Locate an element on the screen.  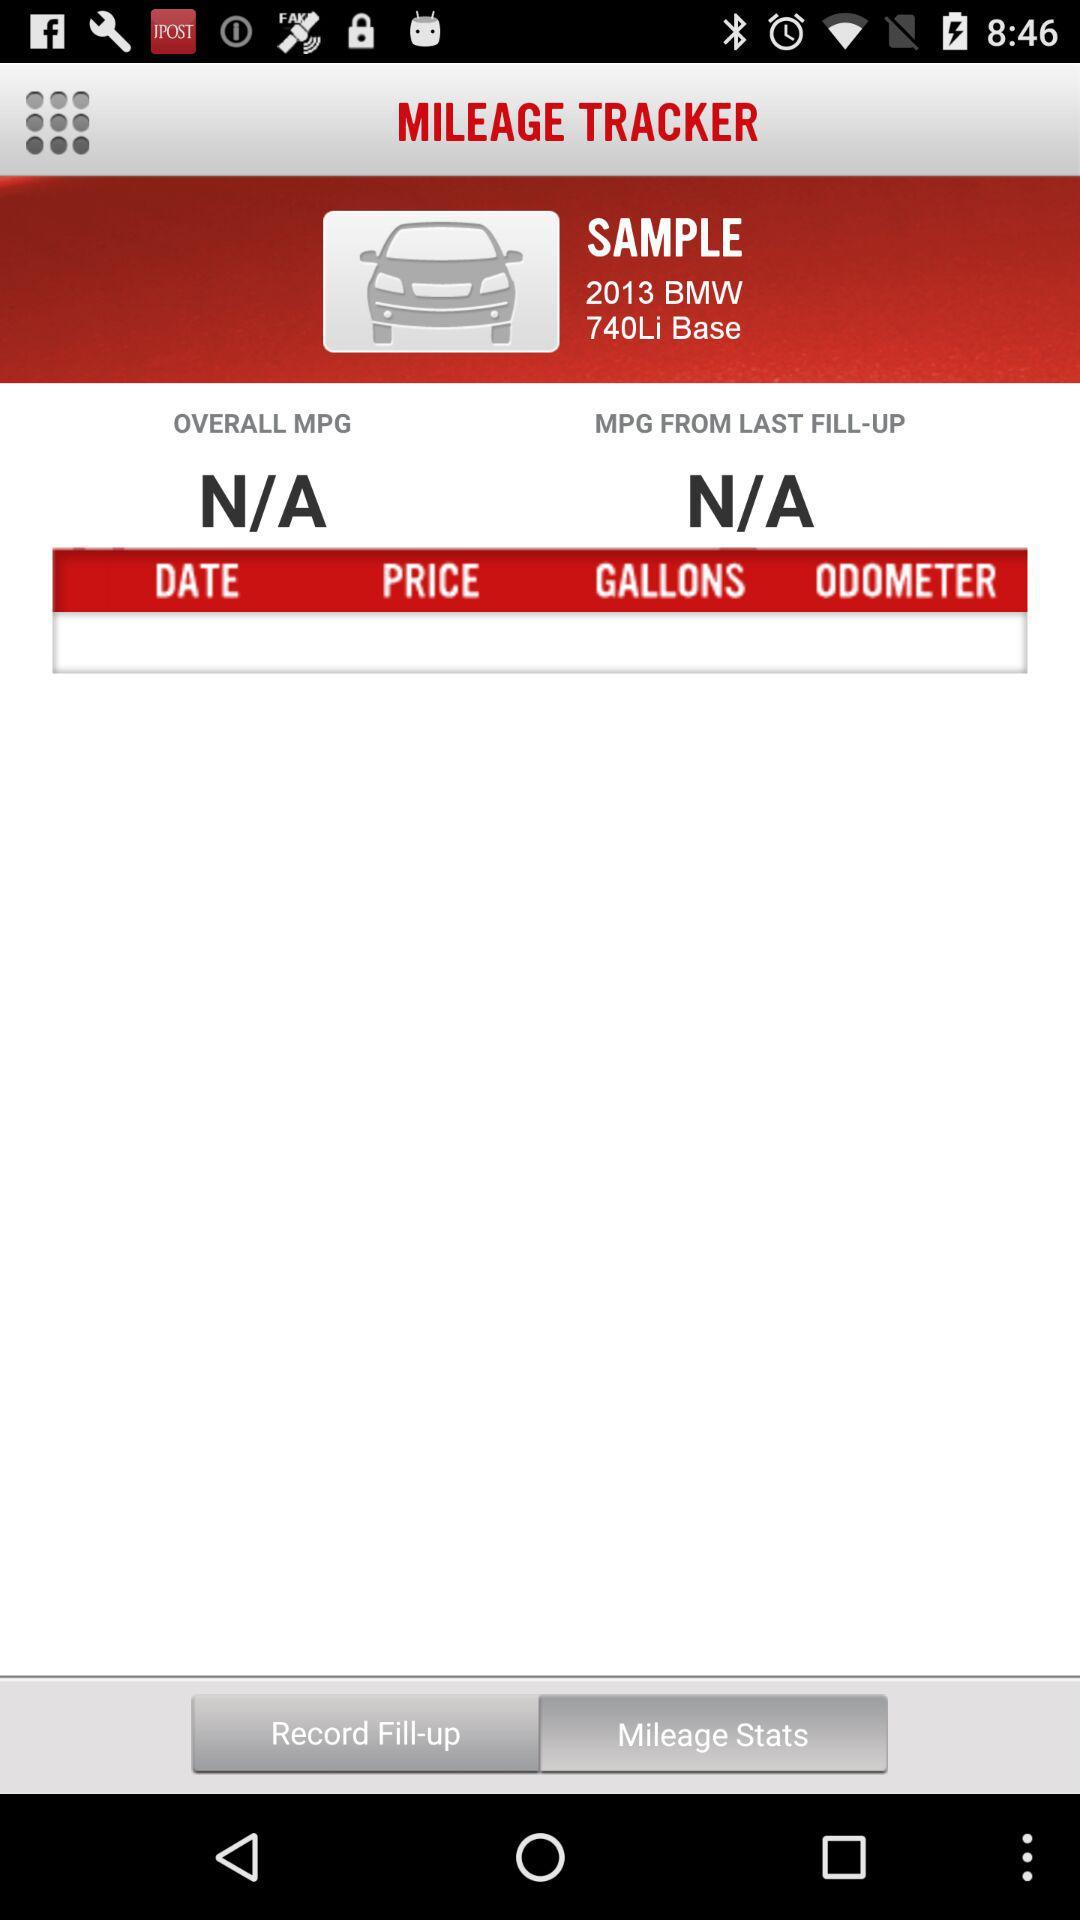
item above the overall mpg item is located at coordinates (440, 280).